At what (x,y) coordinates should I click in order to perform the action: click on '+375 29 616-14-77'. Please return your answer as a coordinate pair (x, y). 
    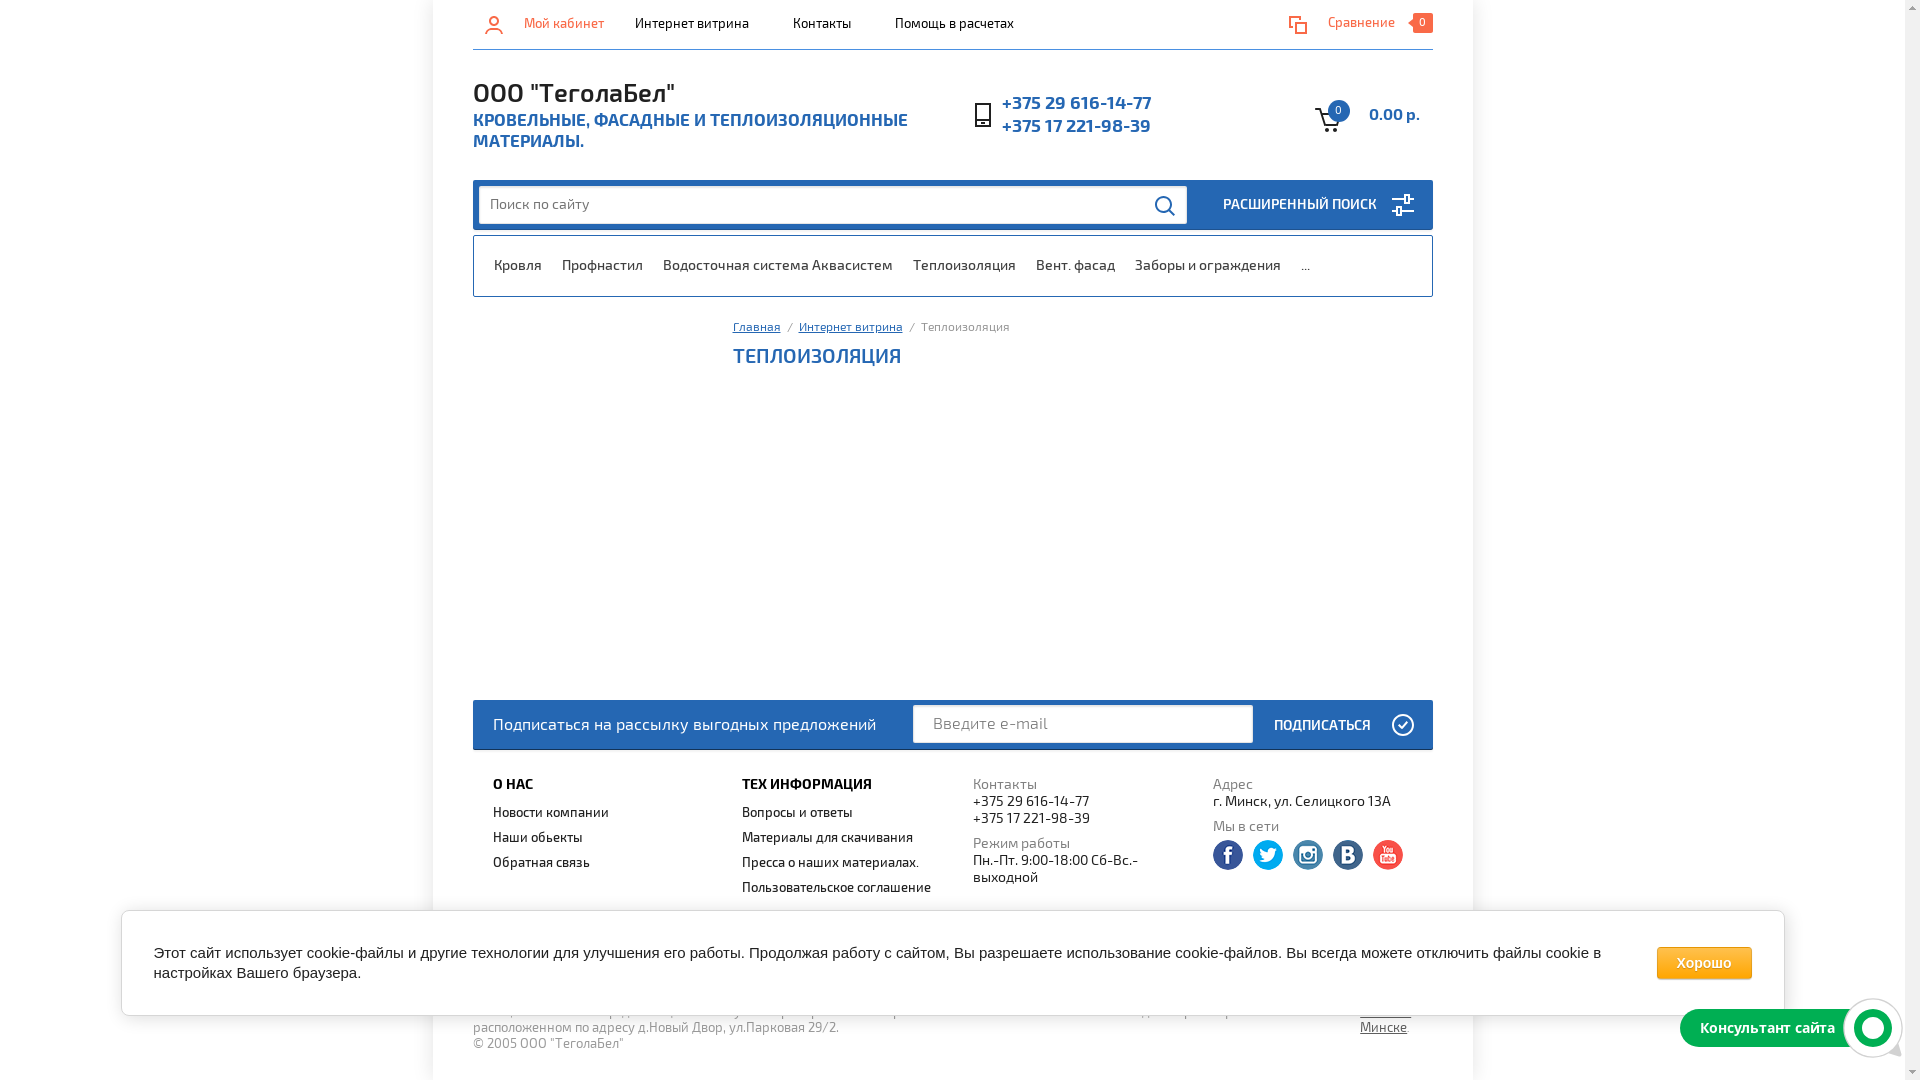
    Looking at the image, I should click on (1080, 800).